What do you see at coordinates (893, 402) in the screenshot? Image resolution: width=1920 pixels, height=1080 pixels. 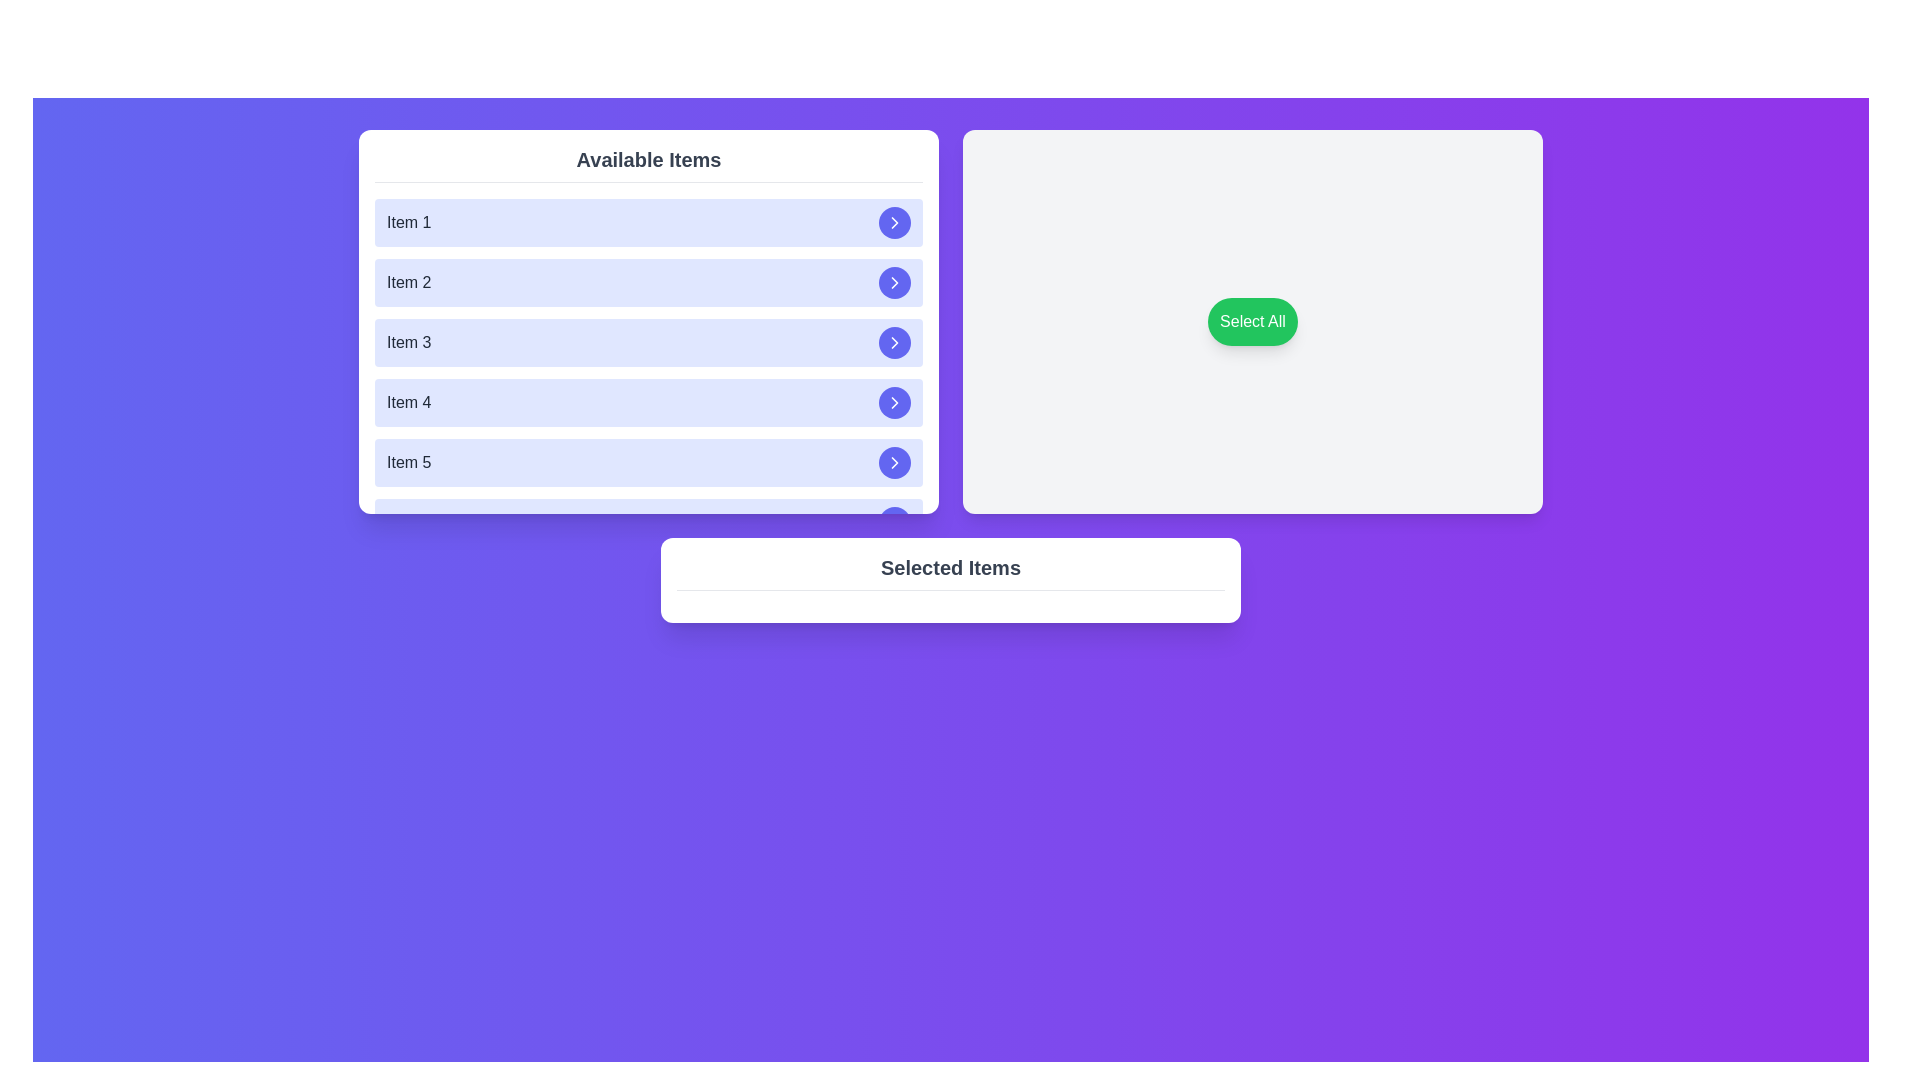 I see `the button located on the far right of the 'Item 4' row in the 'Available Items' section` at bounding box center [893, 402].